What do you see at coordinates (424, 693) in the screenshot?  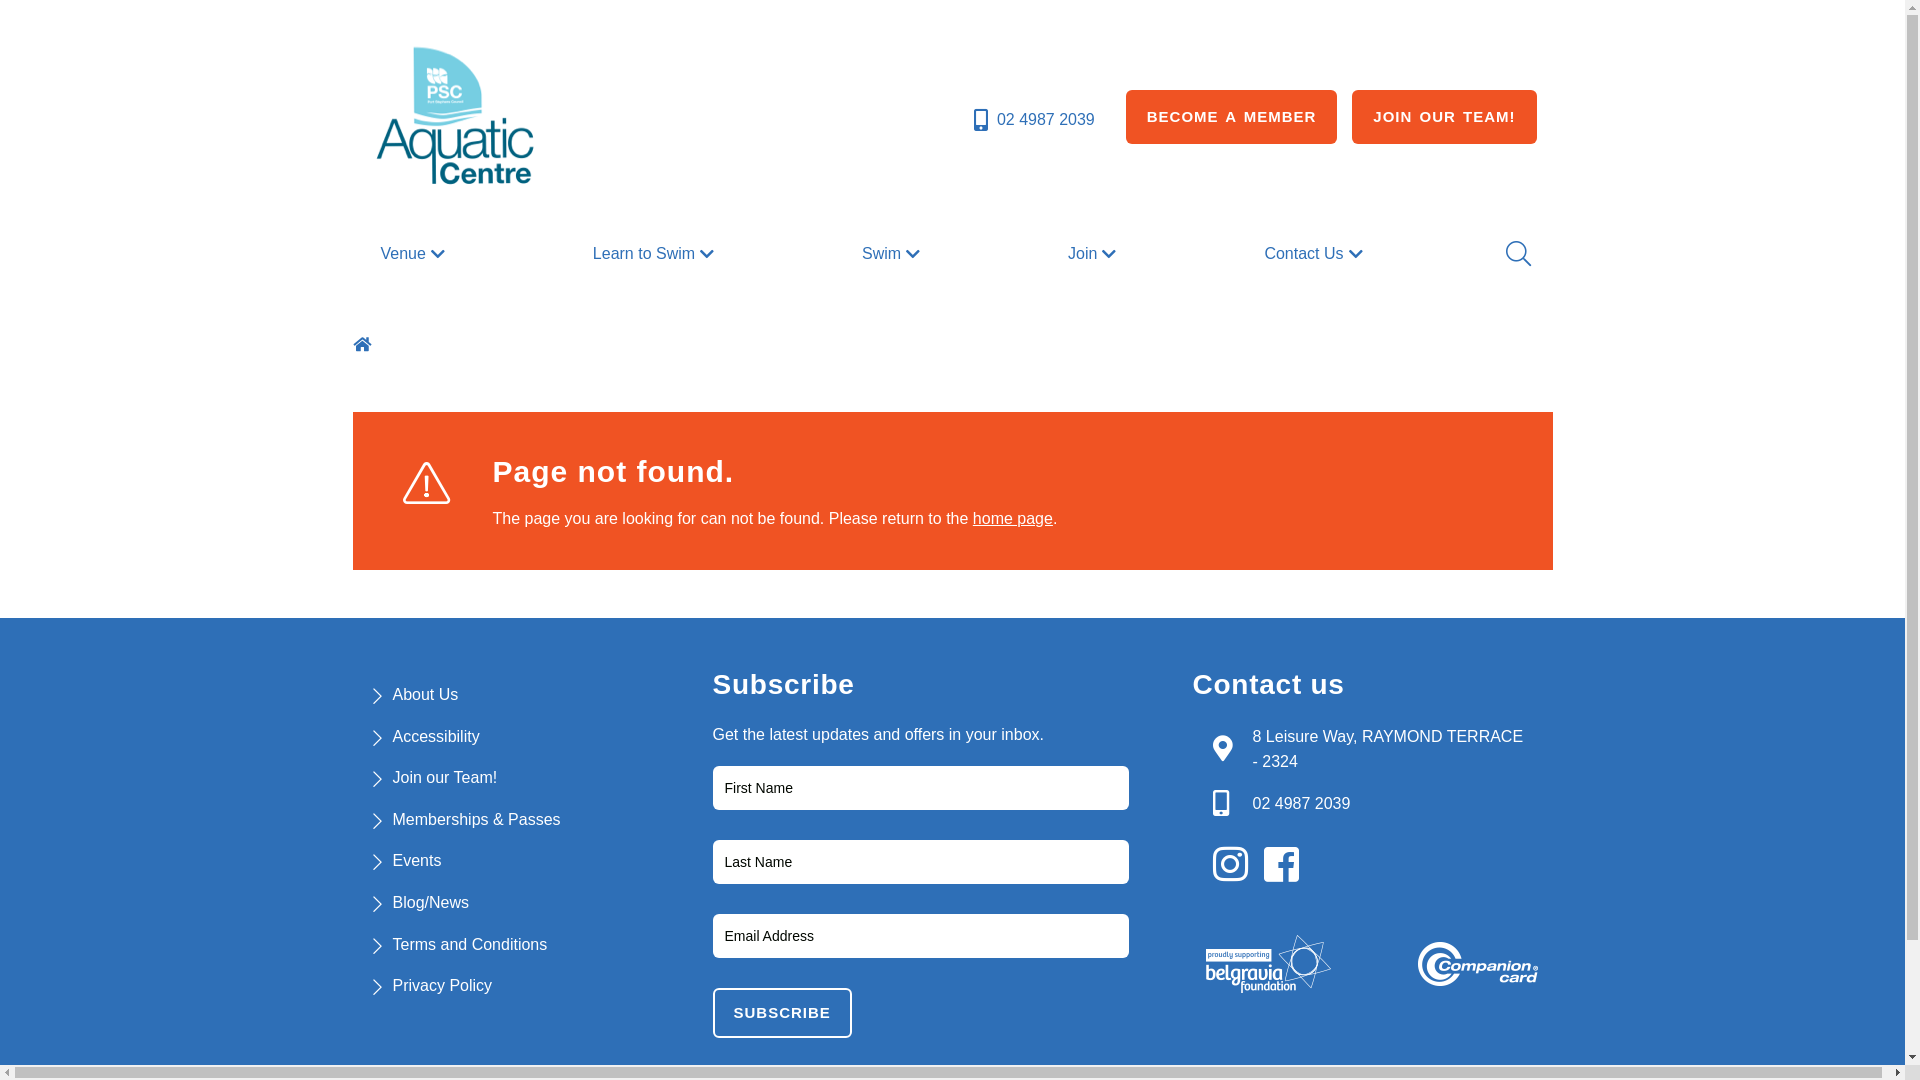 I see `'About Us'` at bounding box center [424, 693].